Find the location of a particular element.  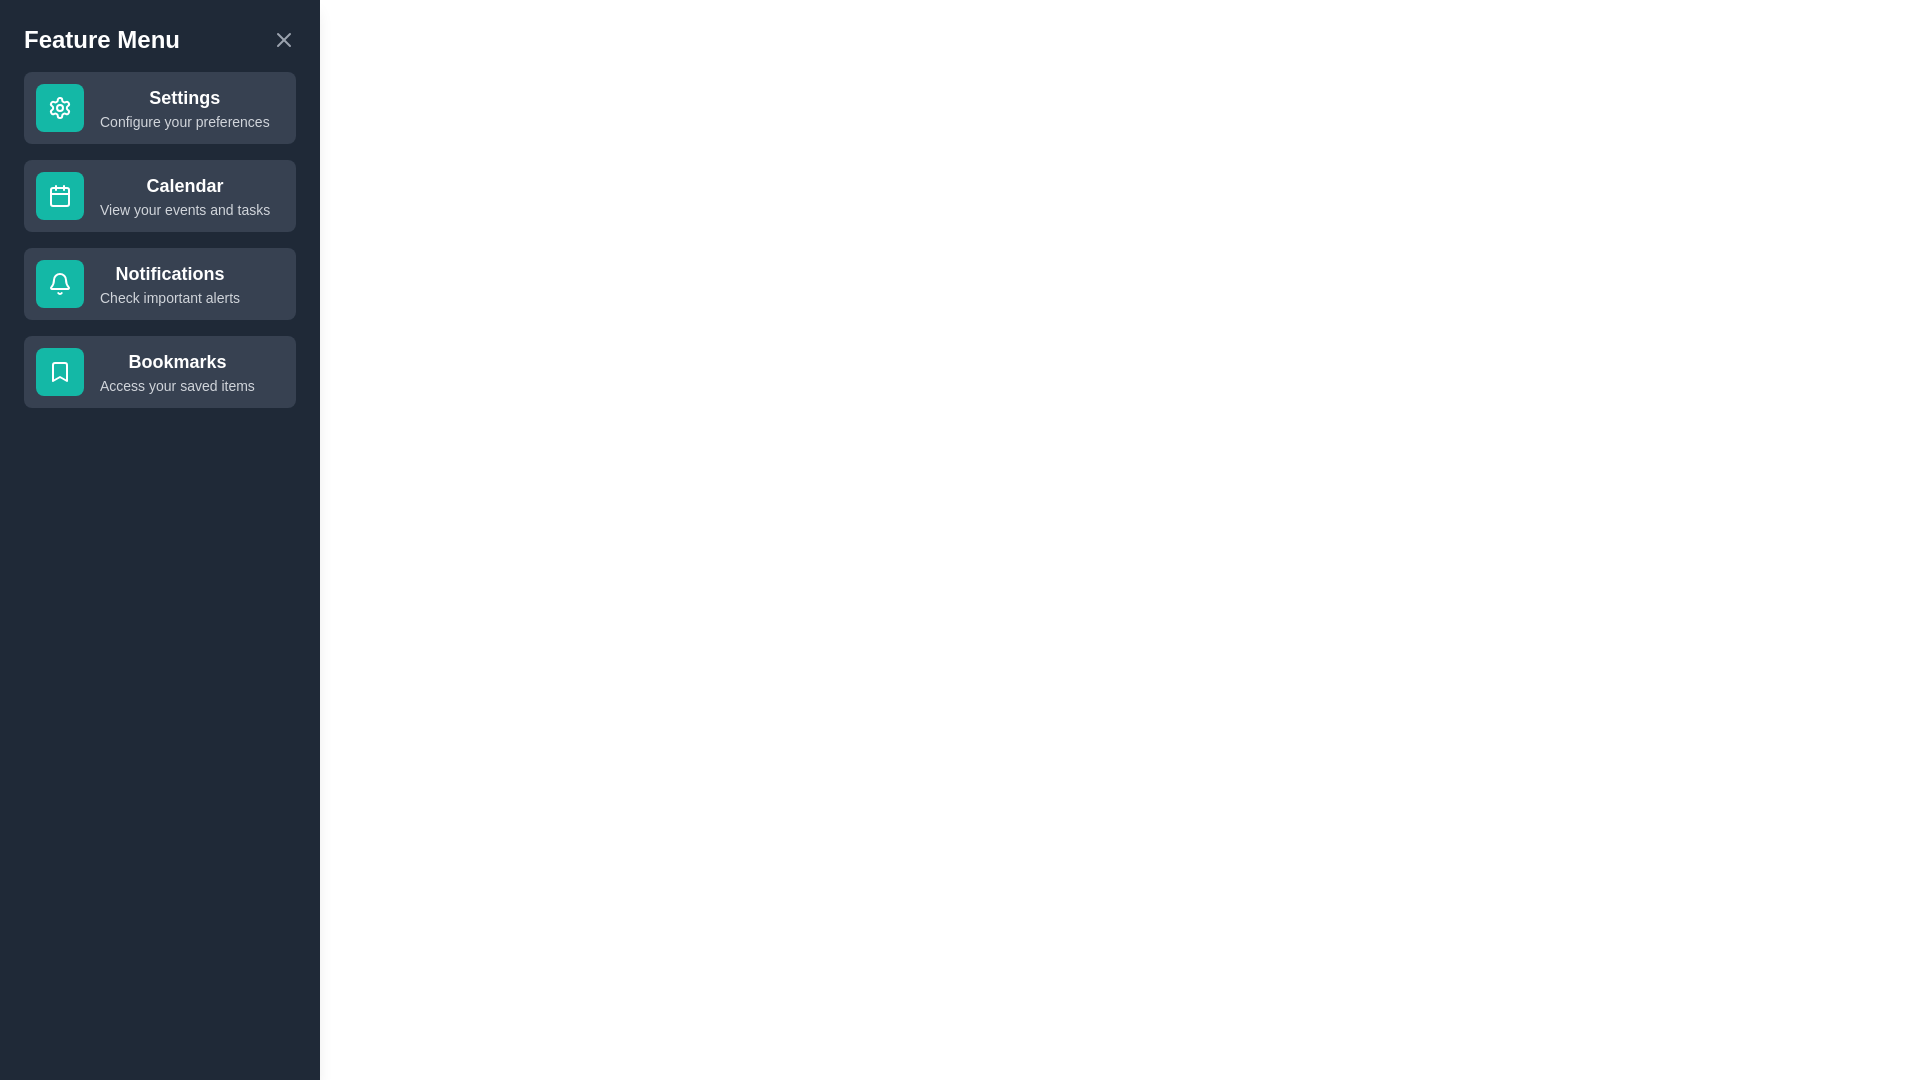

the icon associated with the feature Bookmarks is located at coordinates (59, 371).